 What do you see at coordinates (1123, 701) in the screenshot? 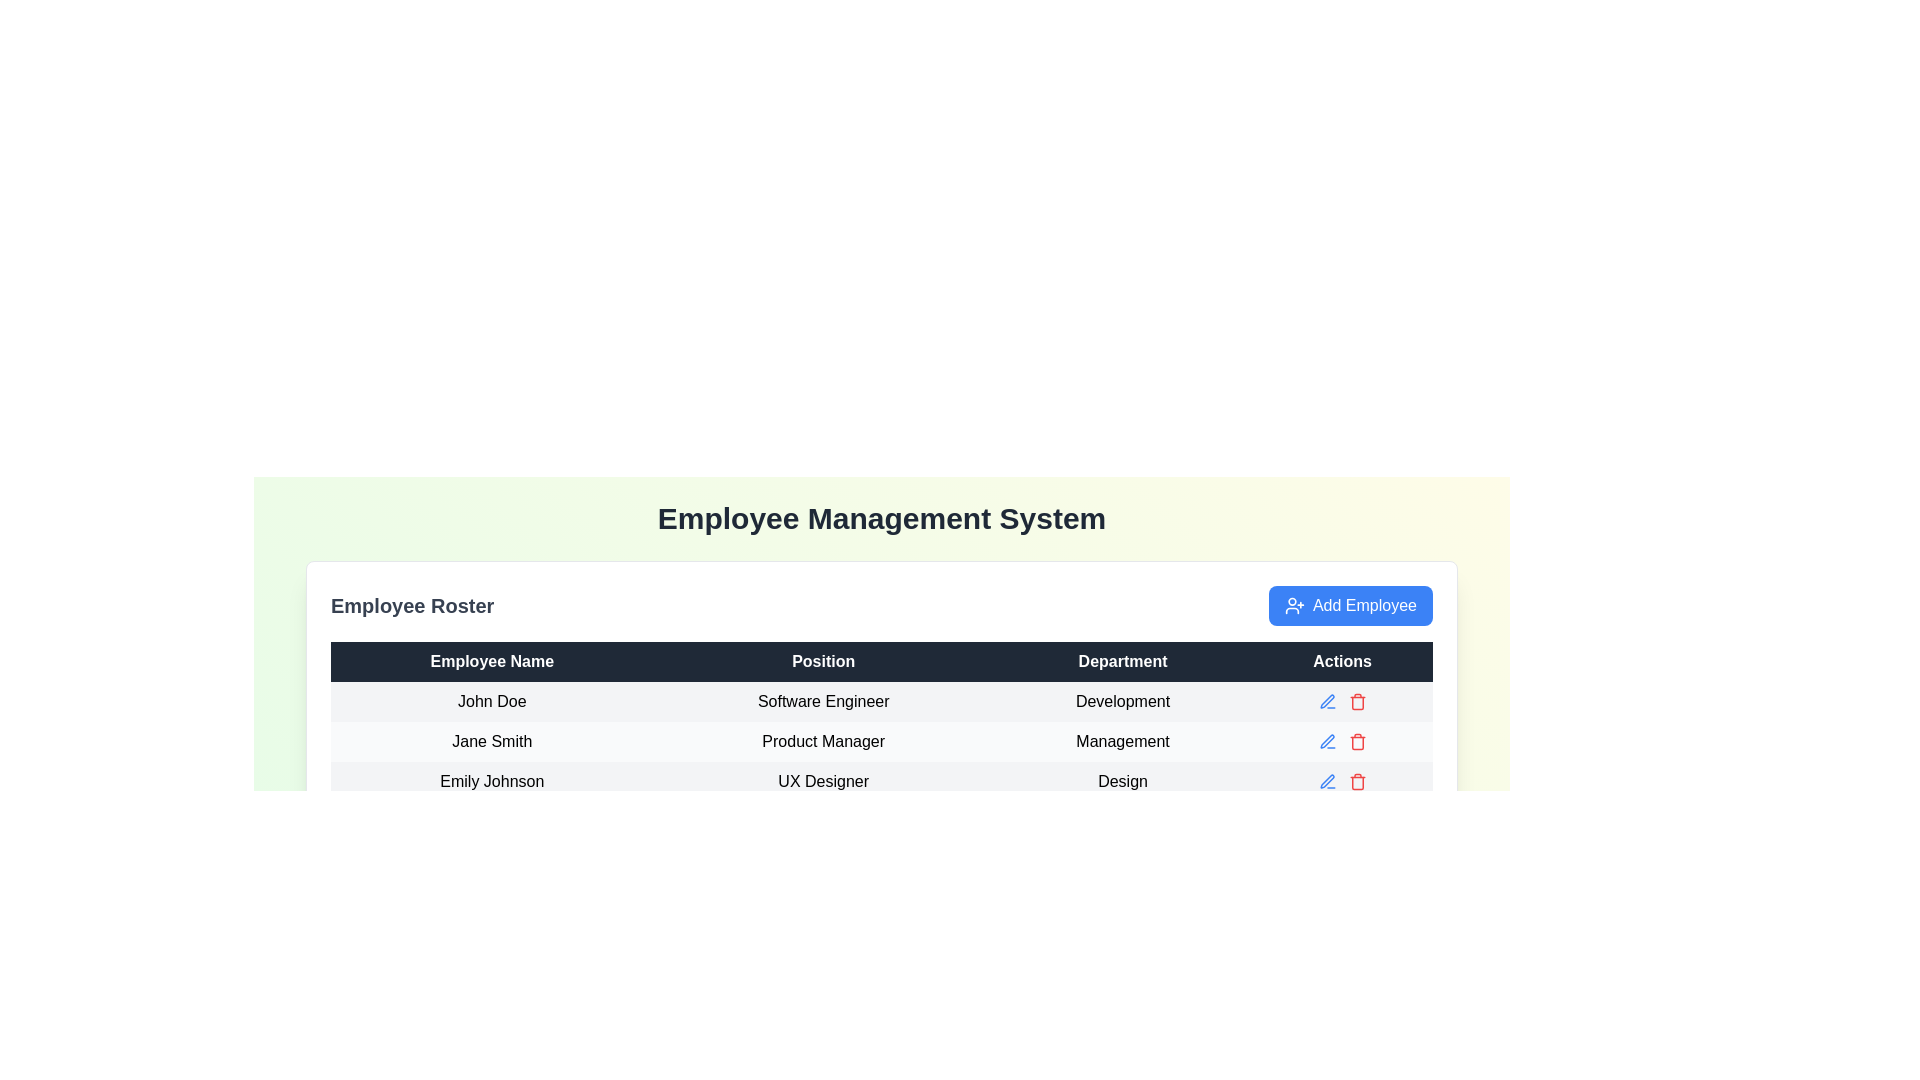
I see `the 'Development' department text associated with employee 'John Doe' in the Employee Roster table` at bounding box center [1123, 701].